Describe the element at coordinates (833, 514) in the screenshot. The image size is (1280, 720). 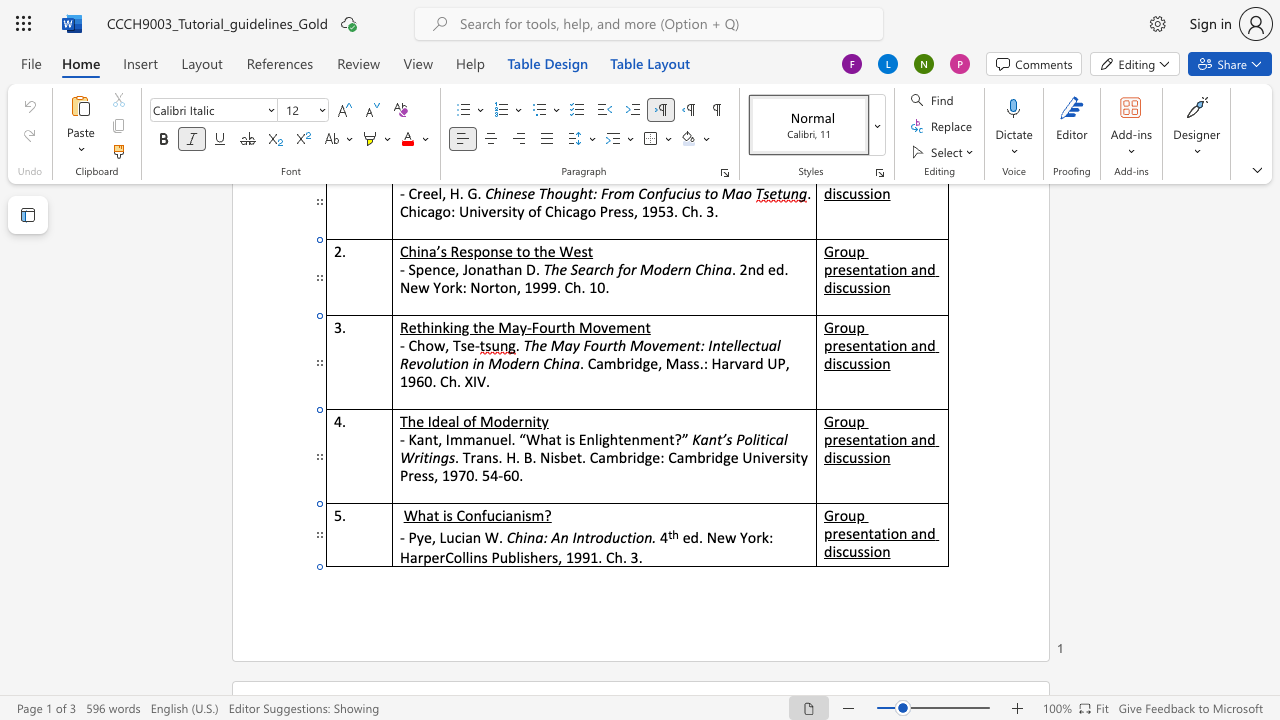
I see `the space between the continuous character "G" and "r" in the text` at that location.